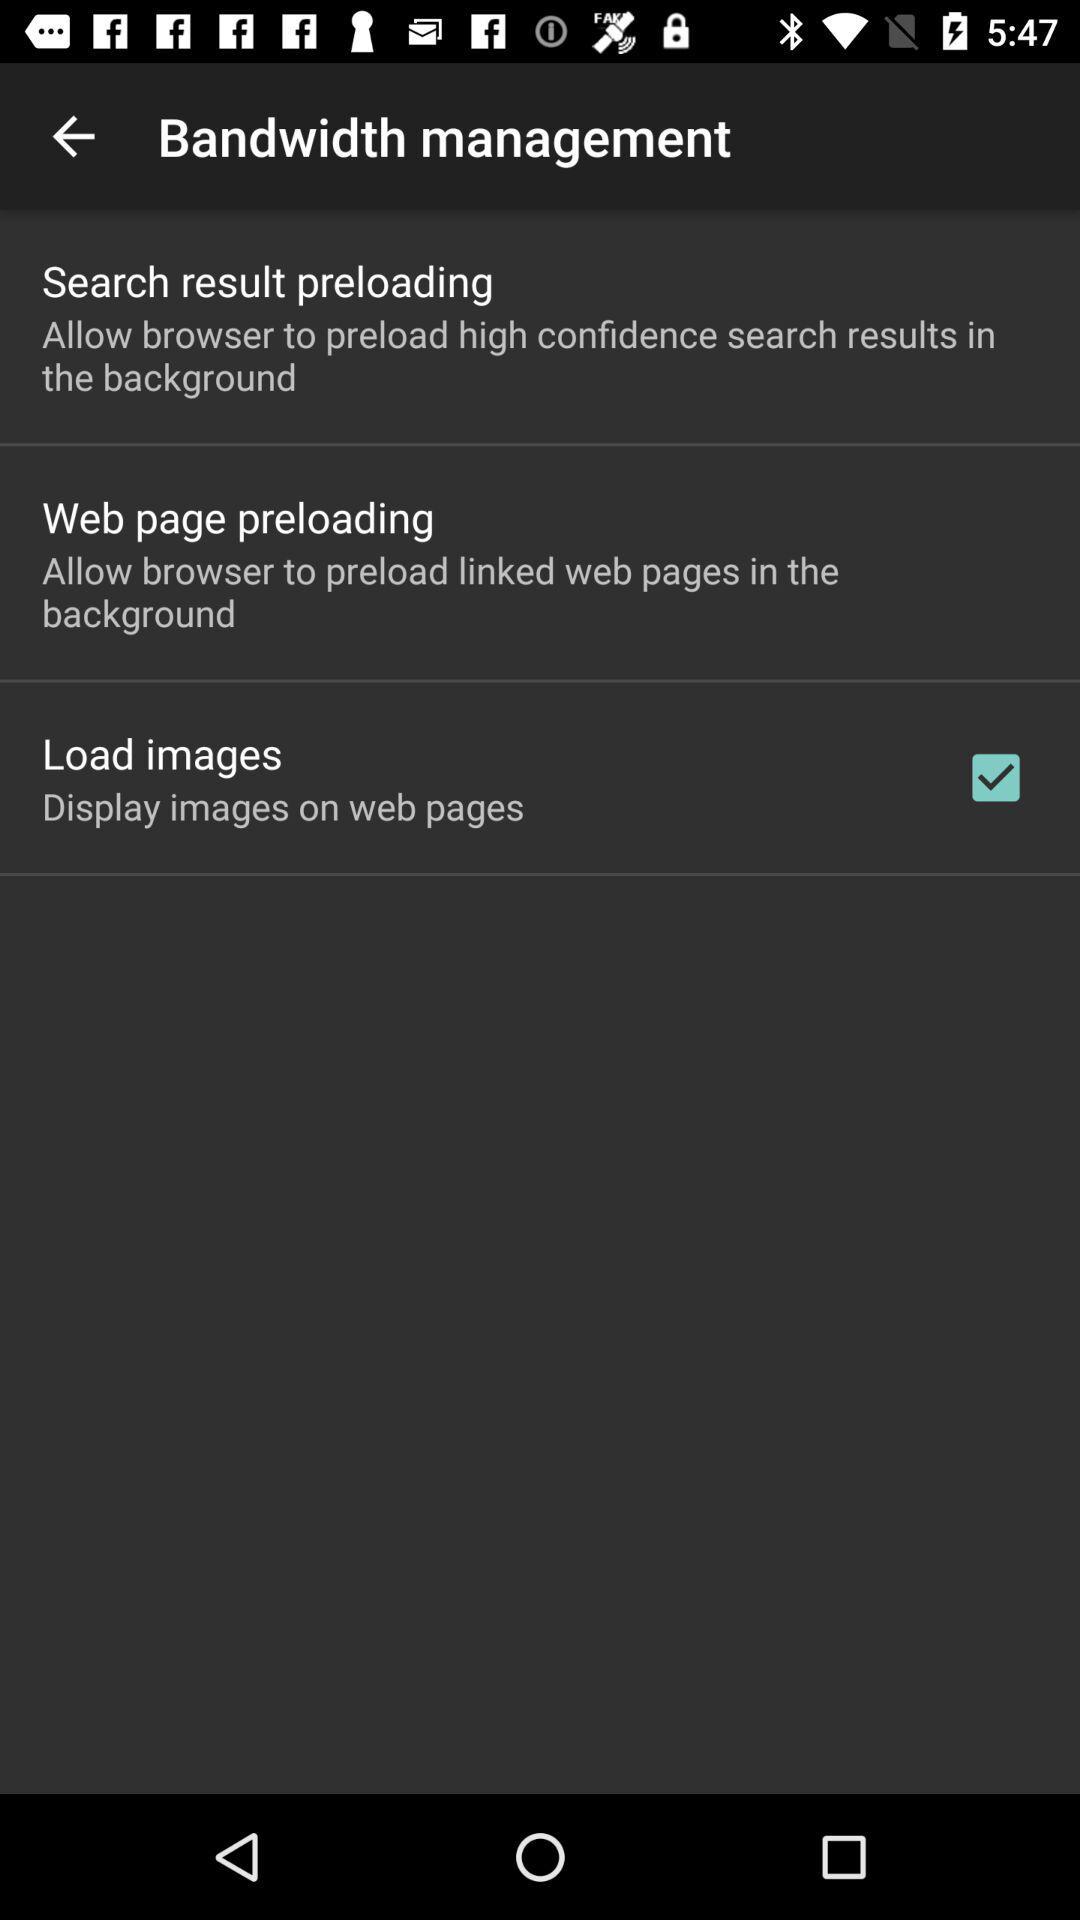 The height and width of the screenshot is (1920, 1080). What do you see at coordinates (266, 279) in the screenshot?
I see `the search result preloading app` at bounding box center [266, 279].